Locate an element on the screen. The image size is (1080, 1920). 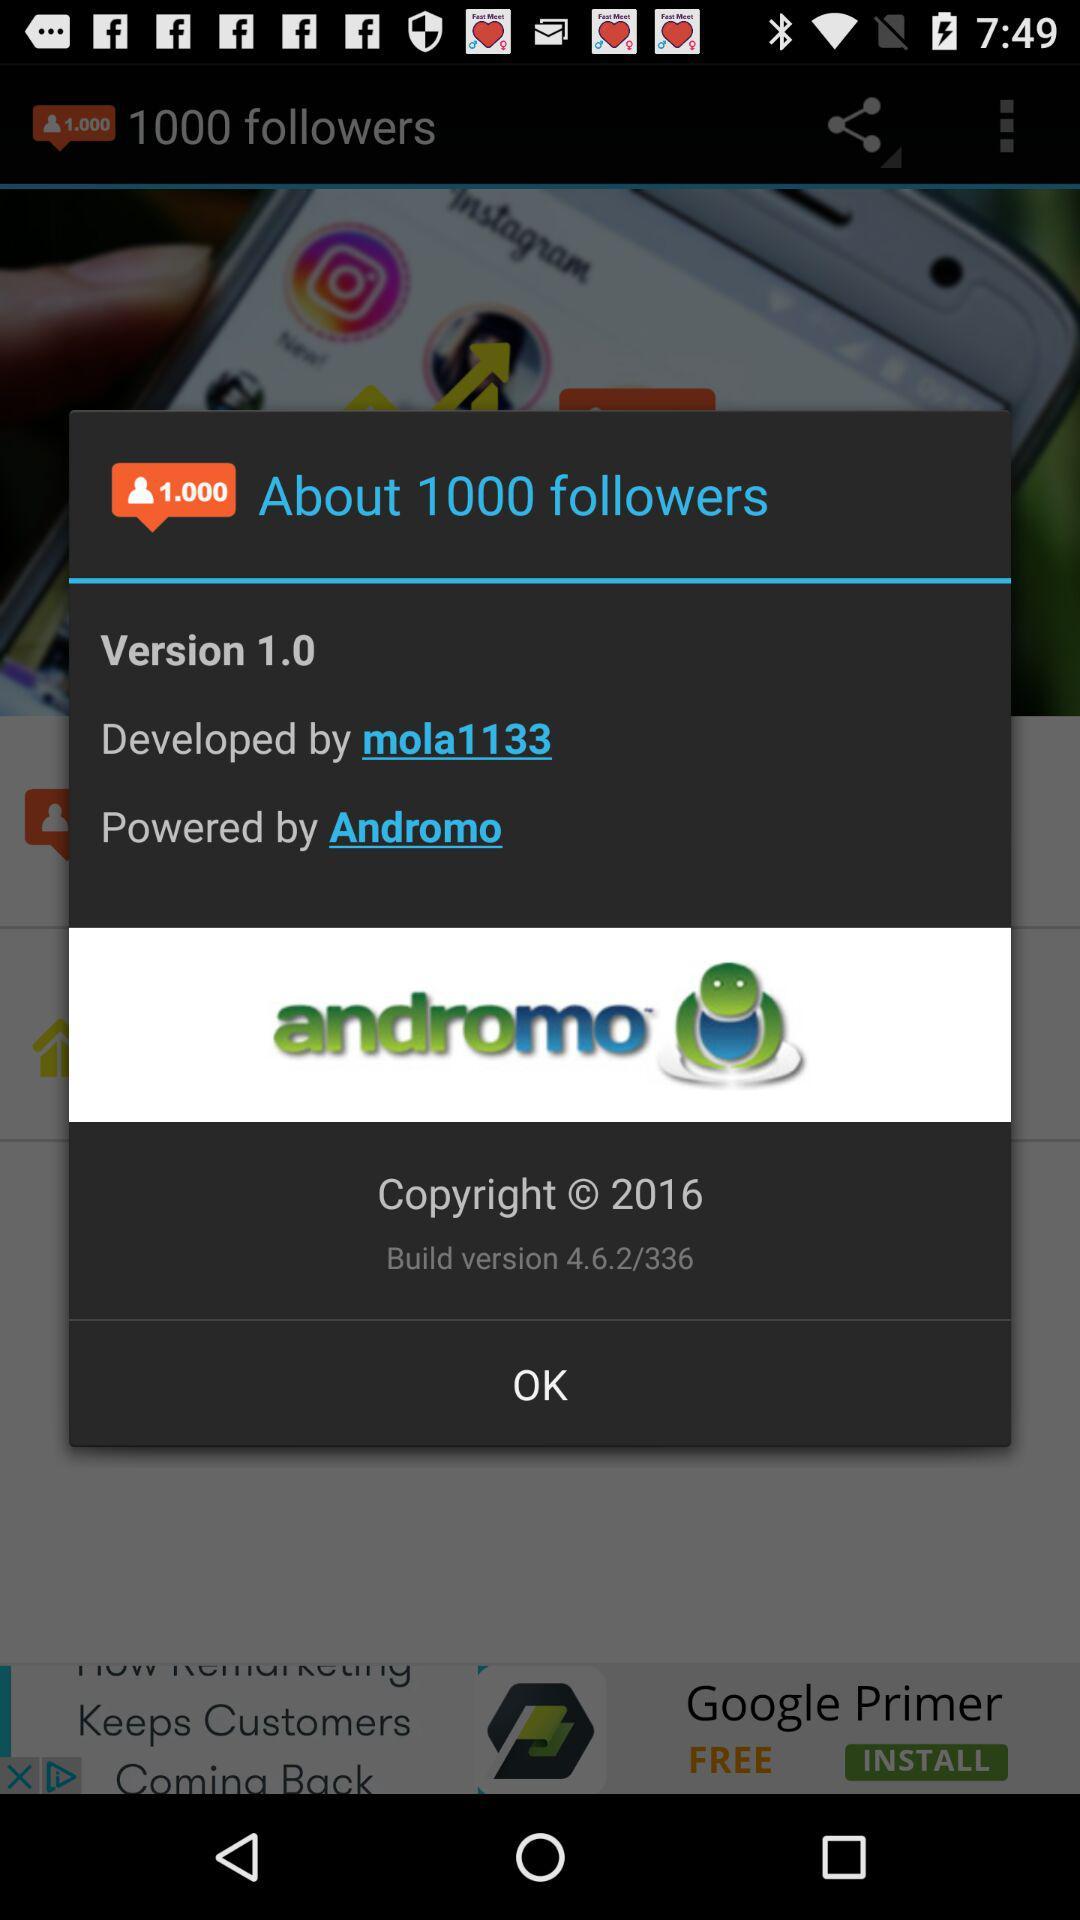
the app below version 1.0 app is located at coordinates (540, 752).